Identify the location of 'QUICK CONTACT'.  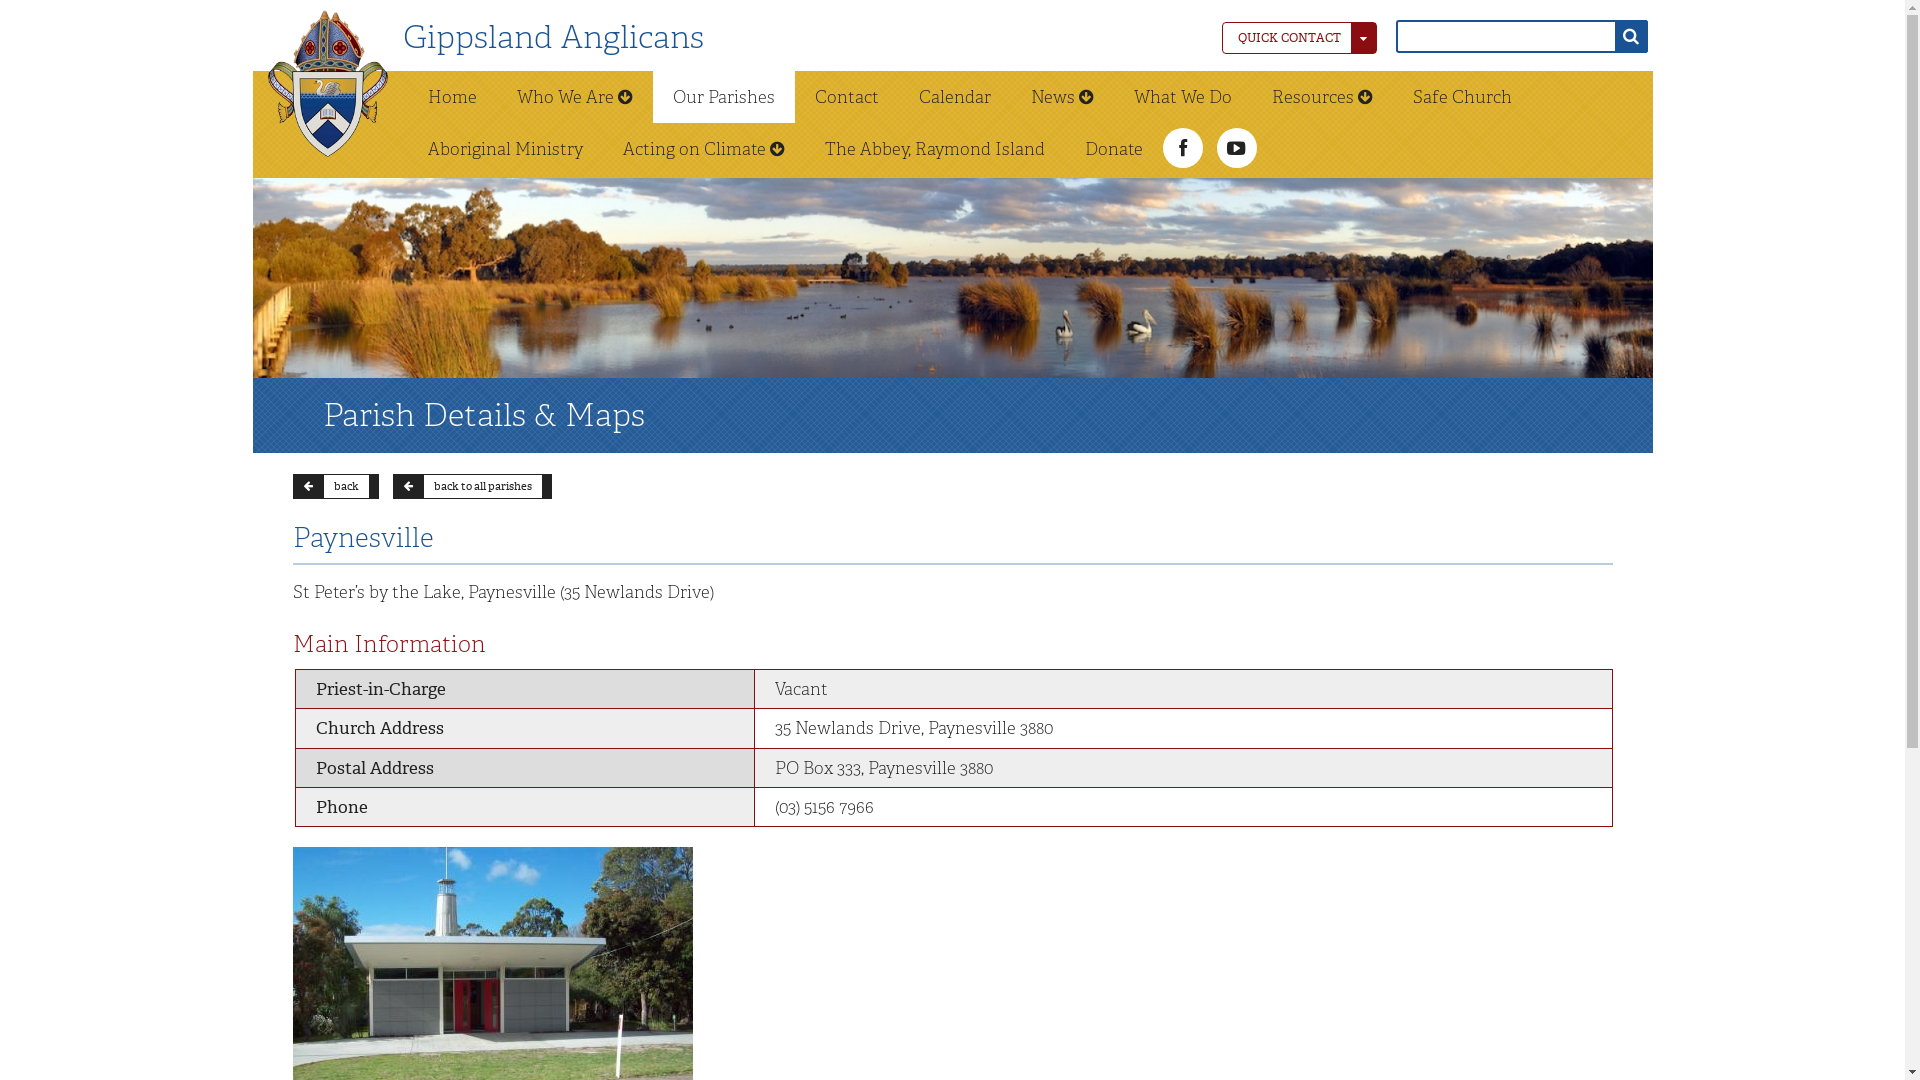
(1221, 38).